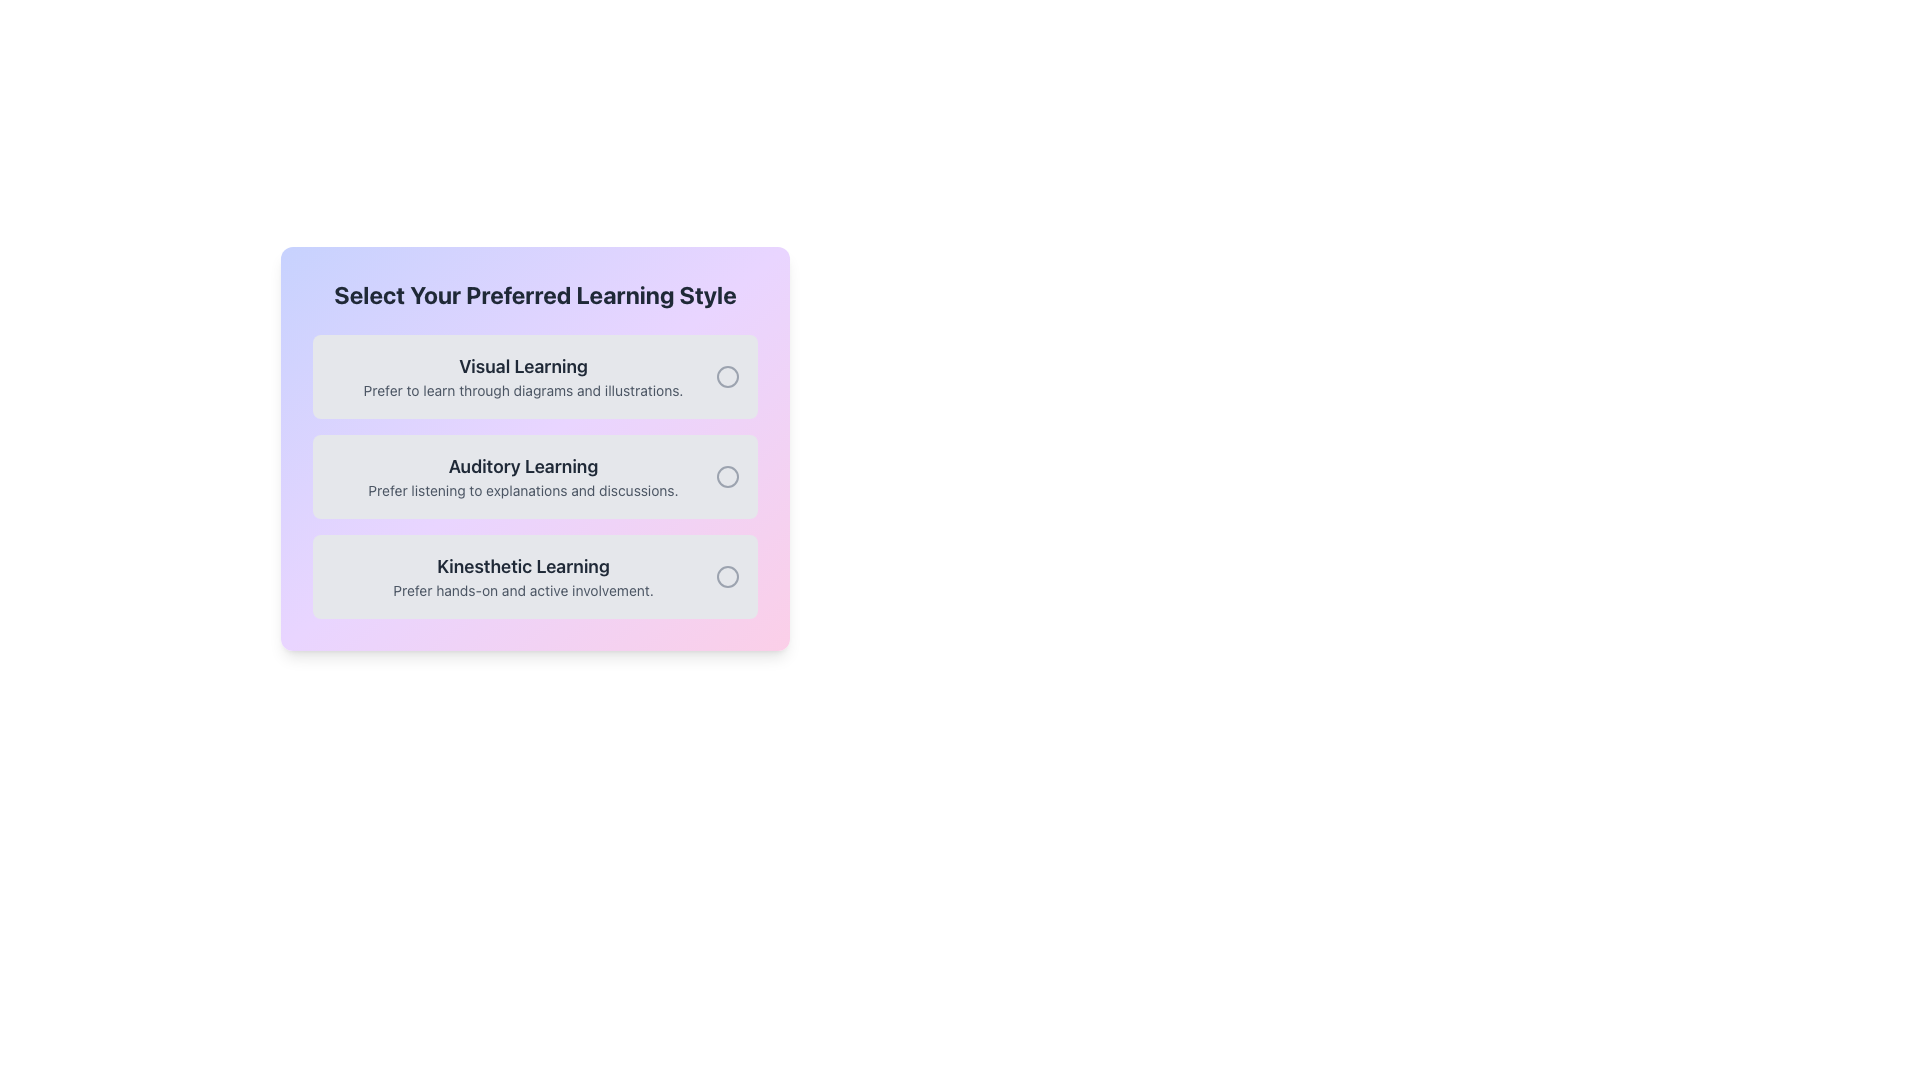  I want to click on static text located directly beneath the 'Visual Learning' title, which provides a brief explanation of the 'Visual Learning' option, so click(523, 390).